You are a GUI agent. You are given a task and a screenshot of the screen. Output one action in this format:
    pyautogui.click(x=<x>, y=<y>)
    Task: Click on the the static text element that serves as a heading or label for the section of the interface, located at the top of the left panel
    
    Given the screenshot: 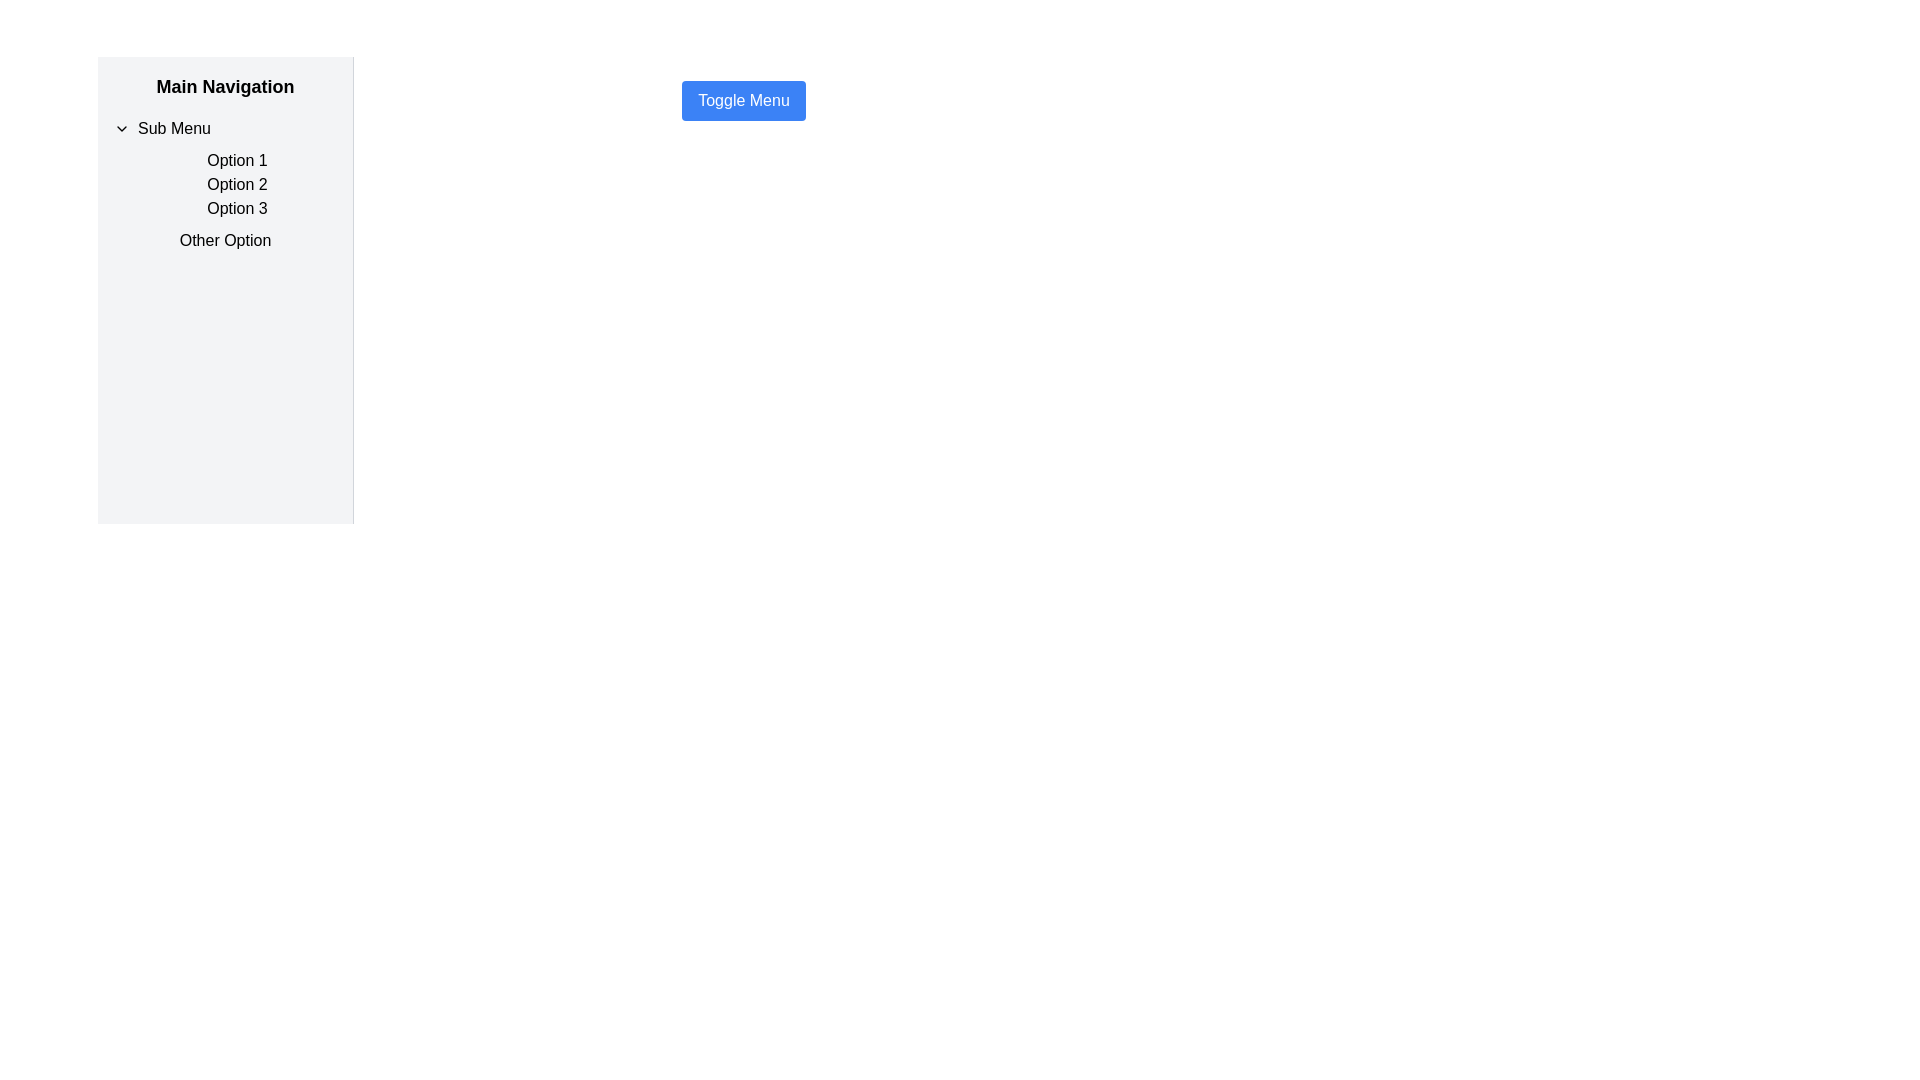 What is the action you would take?
    pyautogui.click(x=225, y=86)
    